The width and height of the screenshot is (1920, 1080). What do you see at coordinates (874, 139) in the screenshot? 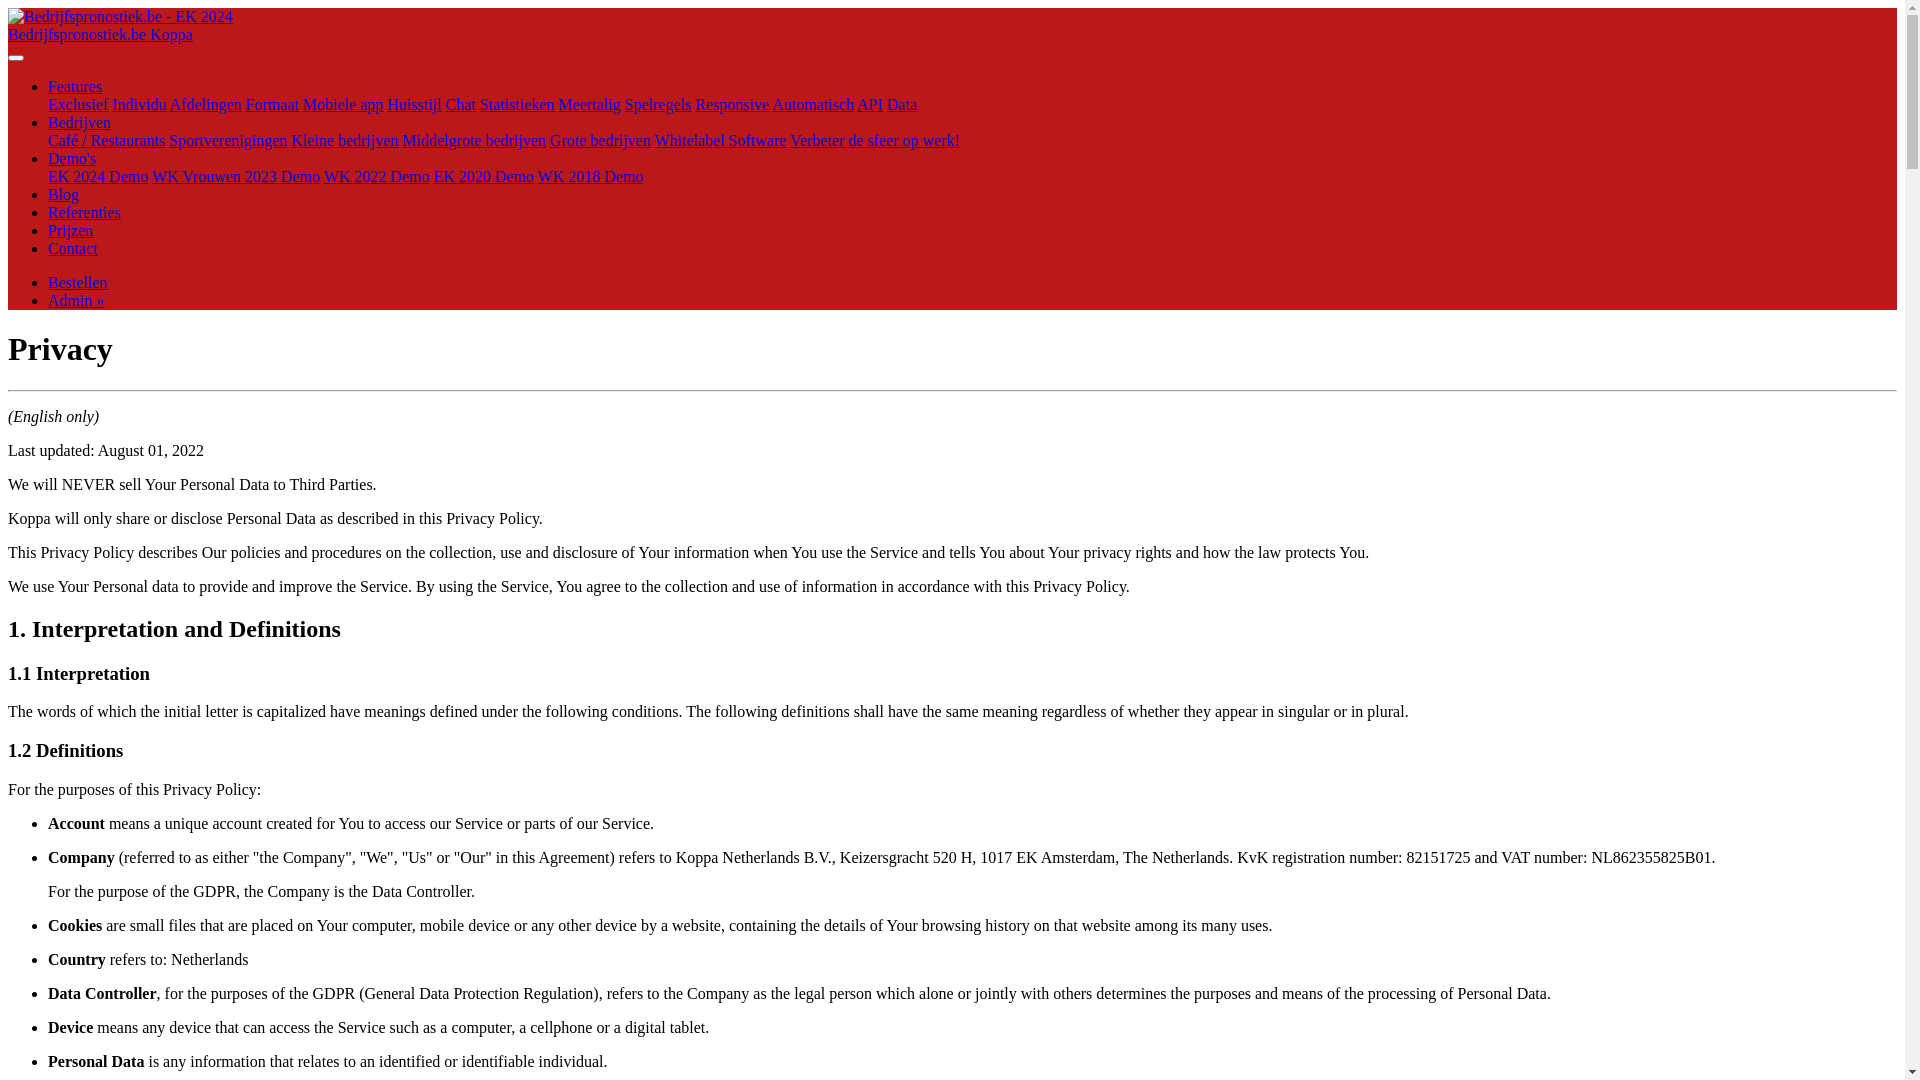
I see `'Verbeter de sfeer op werk!'` at bounding box center [874, 139].